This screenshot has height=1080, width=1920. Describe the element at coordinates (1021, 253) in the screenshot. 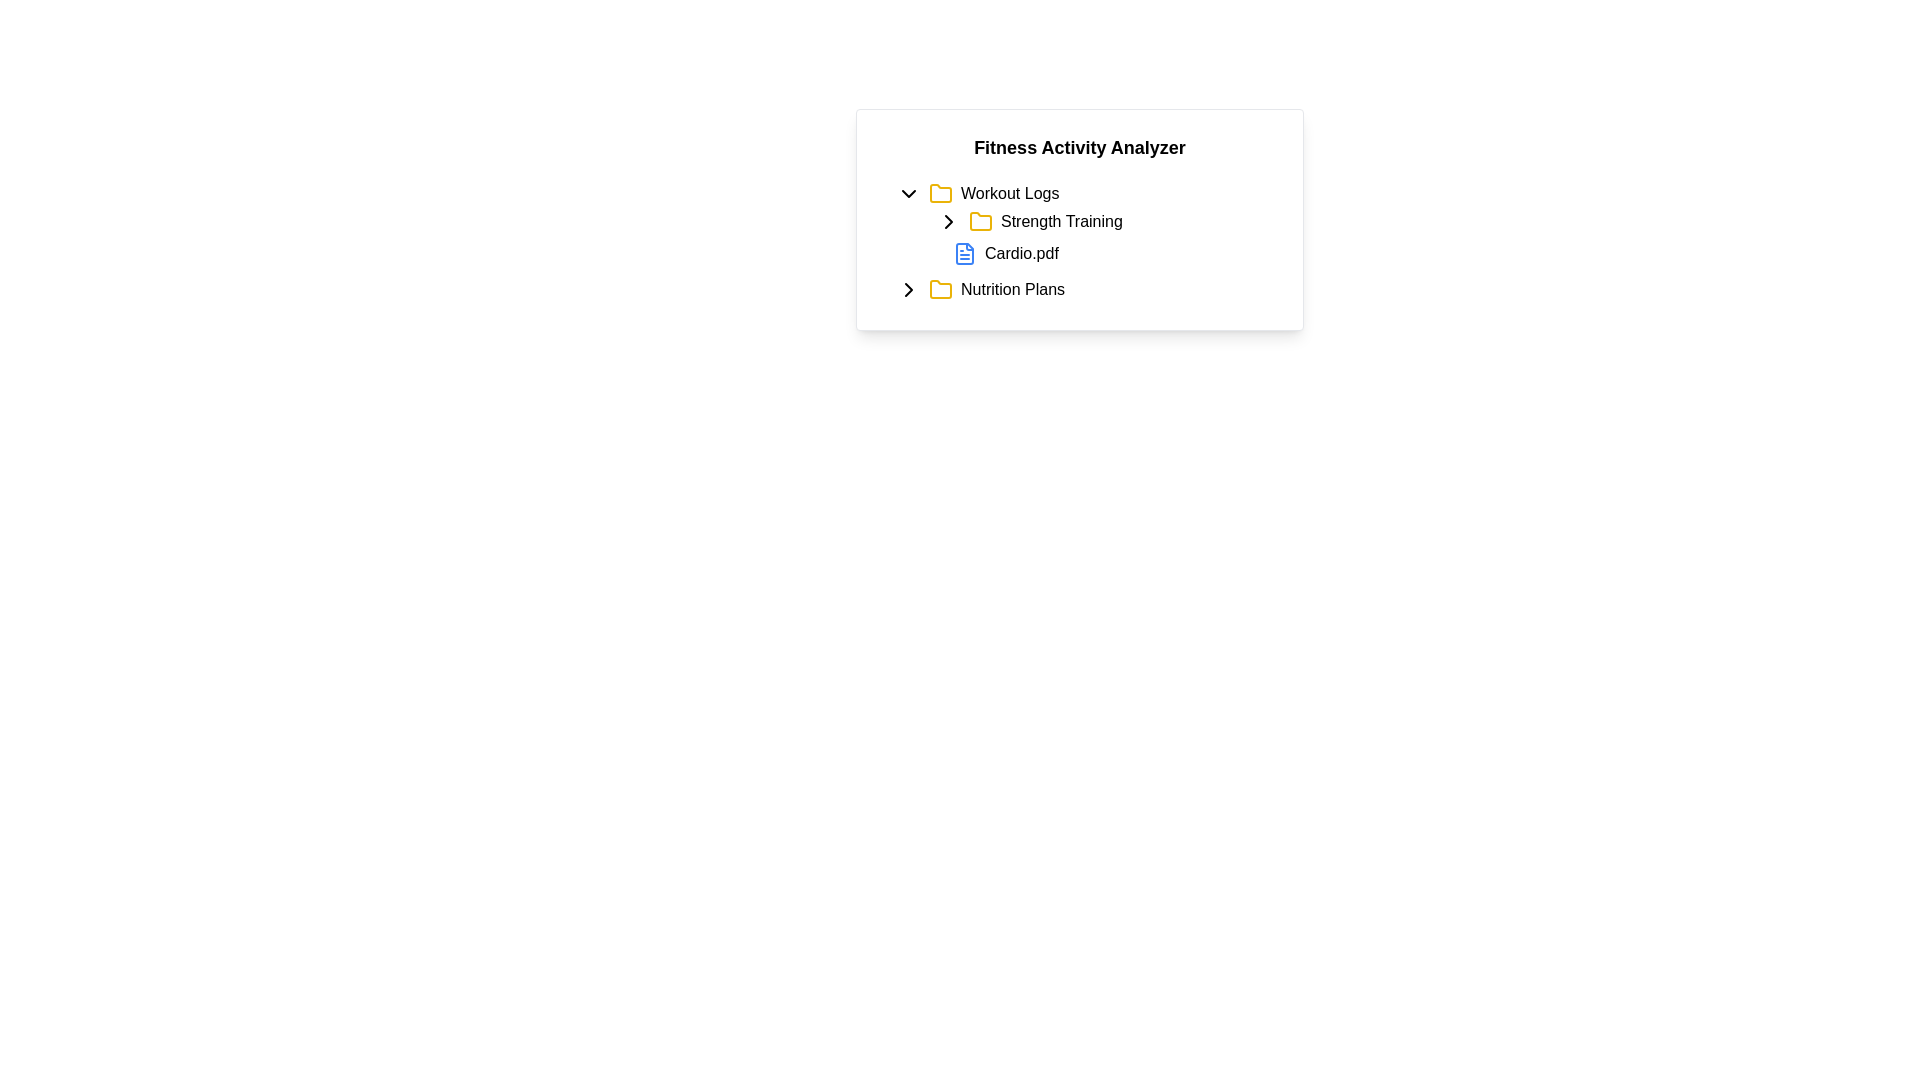

I see `the text label representing the file 'Cardio.pdf'` at that location.